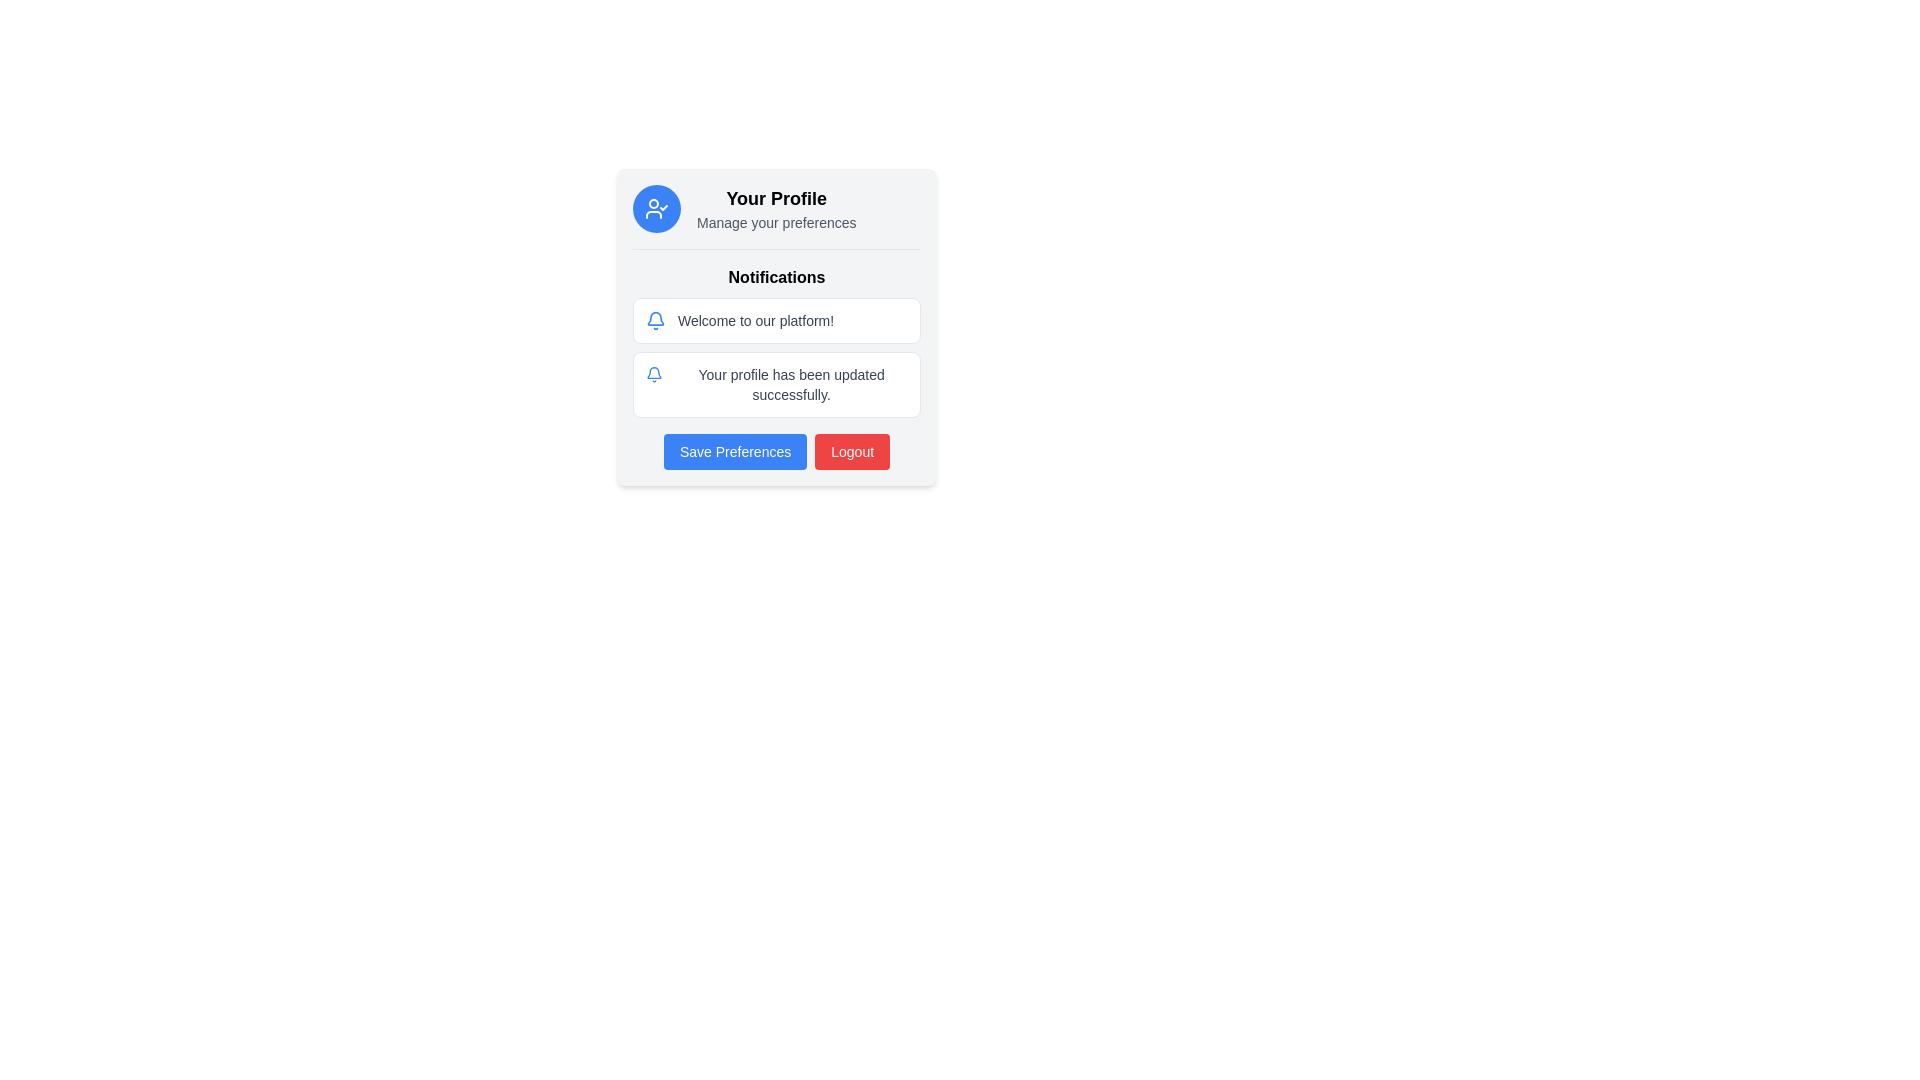 The image size is (1920, 1080). I want to click on the descriptive text label located below 'Your Profile' in the user profile interface panel, so click(775, 223).